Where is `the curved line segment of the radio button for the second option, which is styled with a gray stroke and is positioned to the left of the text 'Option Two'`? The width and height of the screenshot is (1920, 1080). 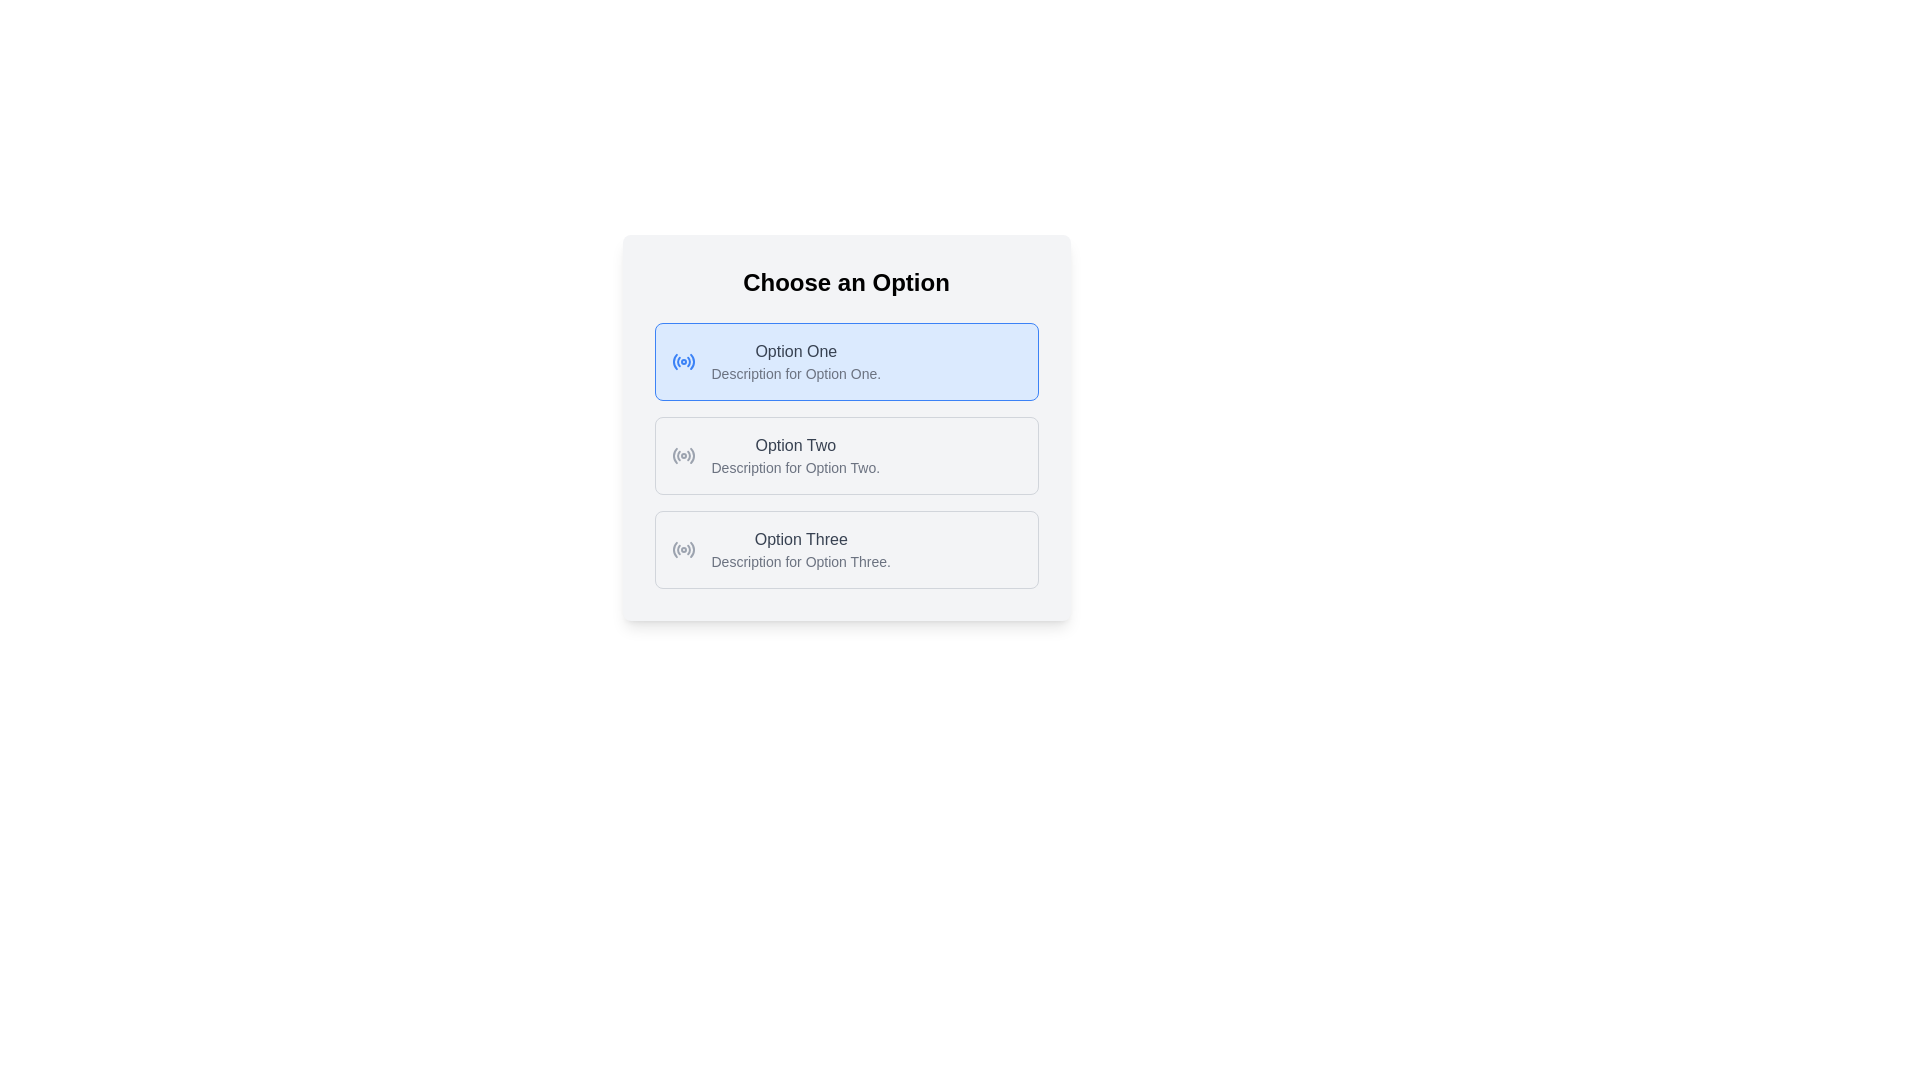
the curved line segment of the radio button for the second option, which is styled with a gray stroke and is positioned to the left of the text 'Option Two' is located at coordinates (674, 455).